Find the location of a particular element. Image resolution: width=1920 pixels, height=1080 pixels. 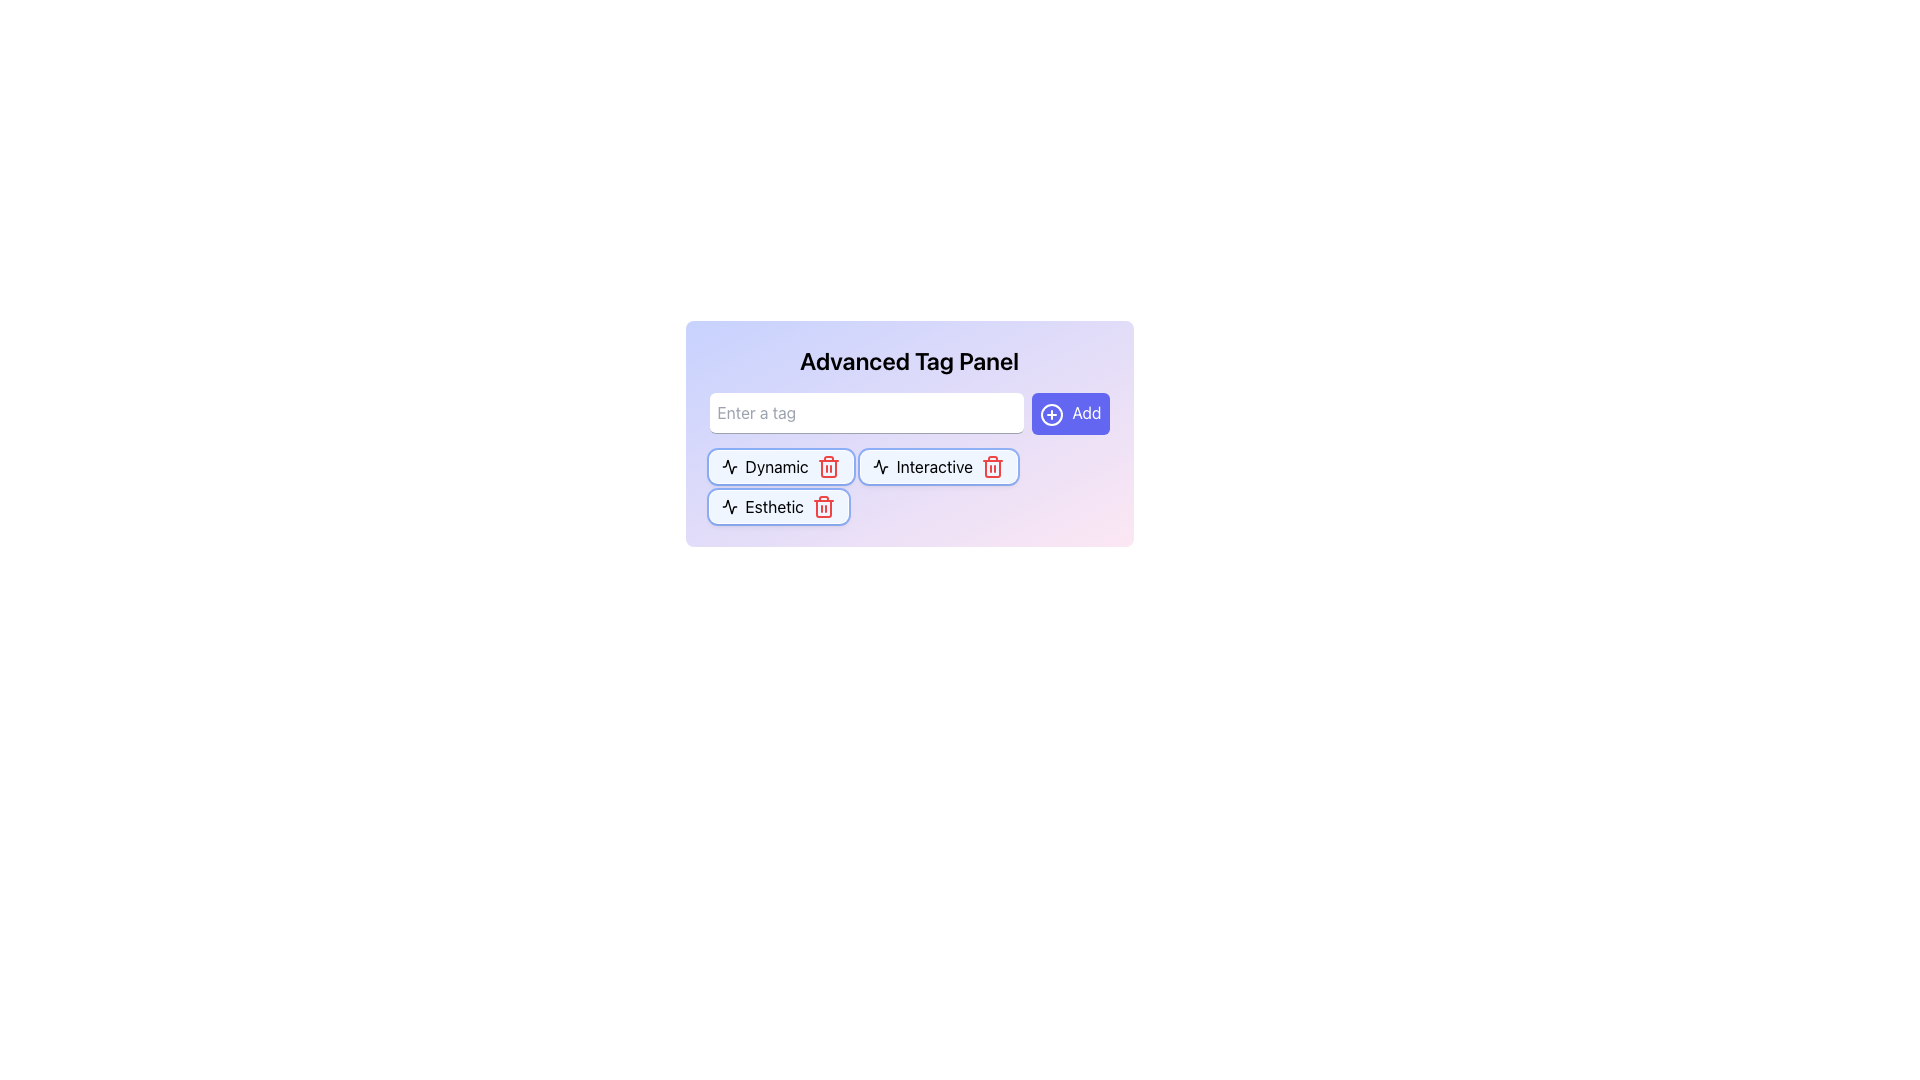

the trash bin icon button located beside the 'Interactive' text label is located at coordinates (993, 468).